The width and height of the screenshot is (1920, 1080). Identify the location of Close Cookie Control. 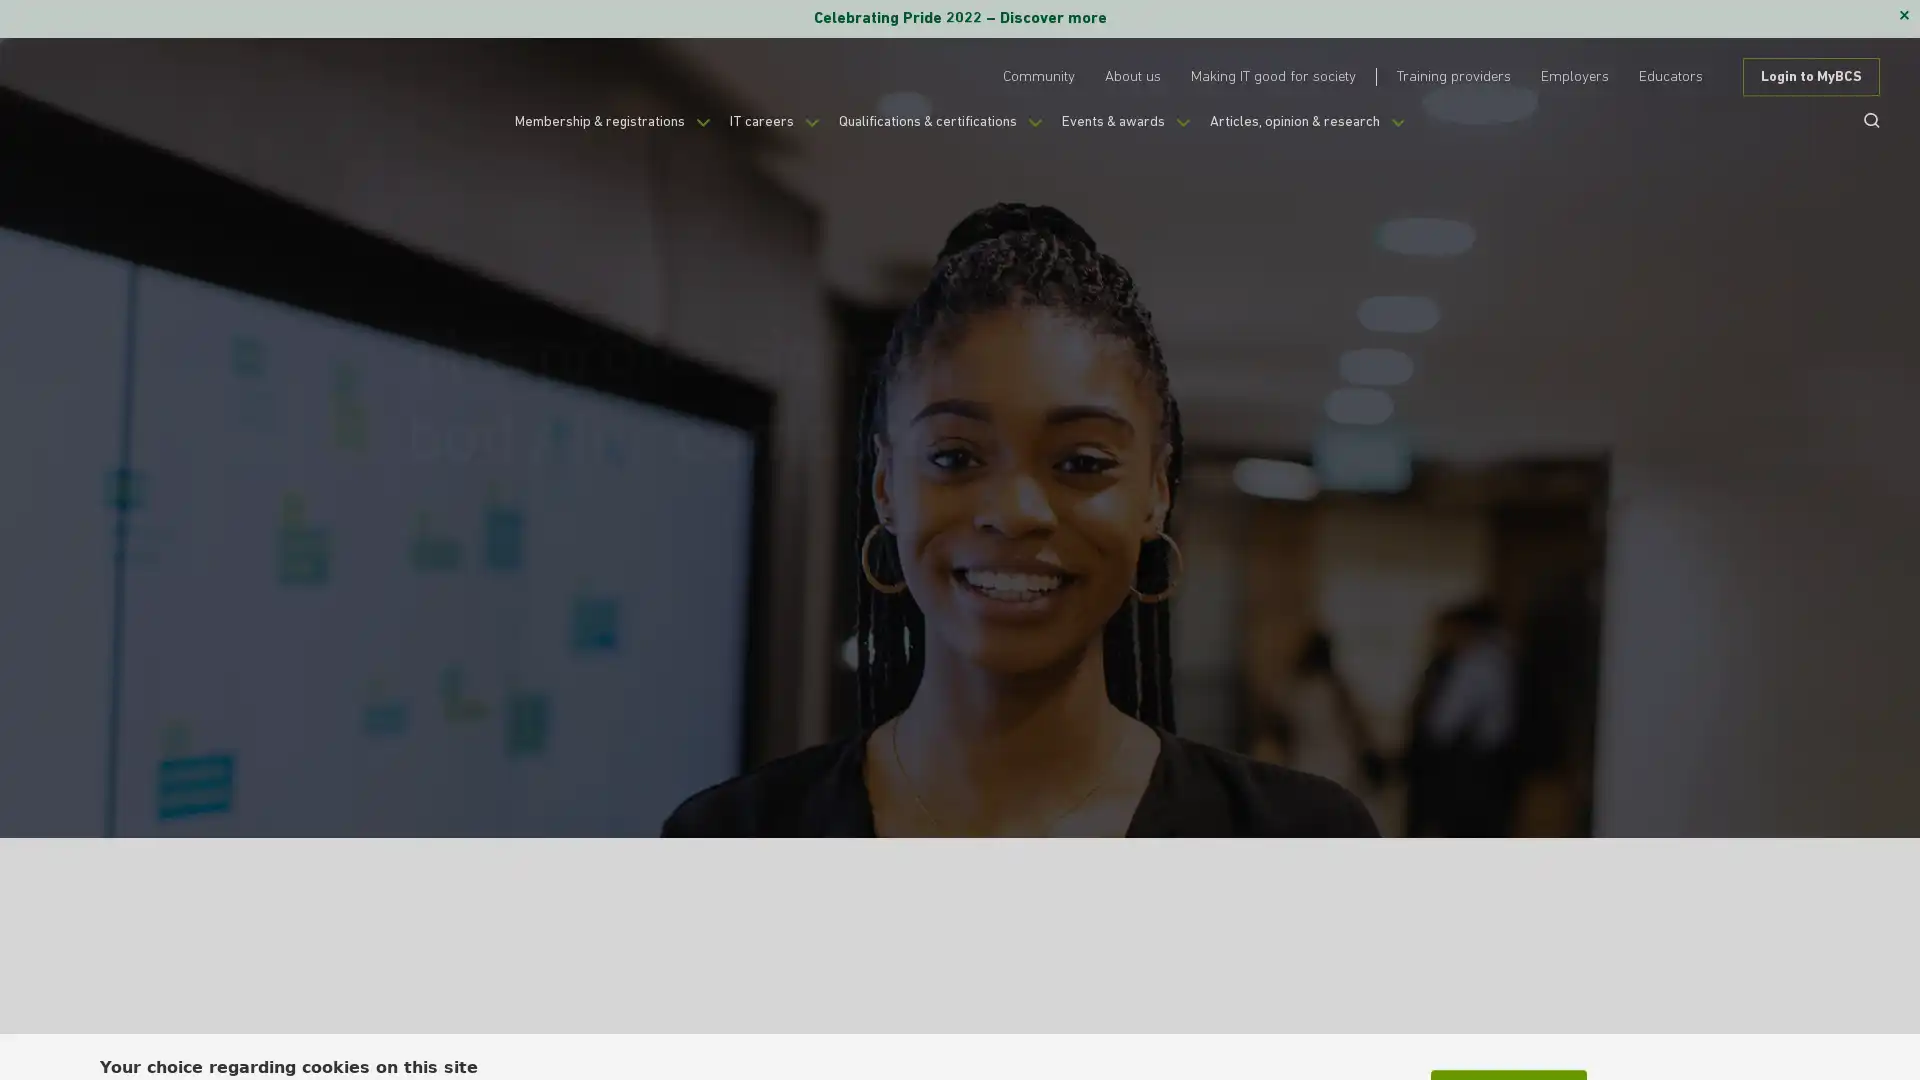
(1819, 1014).